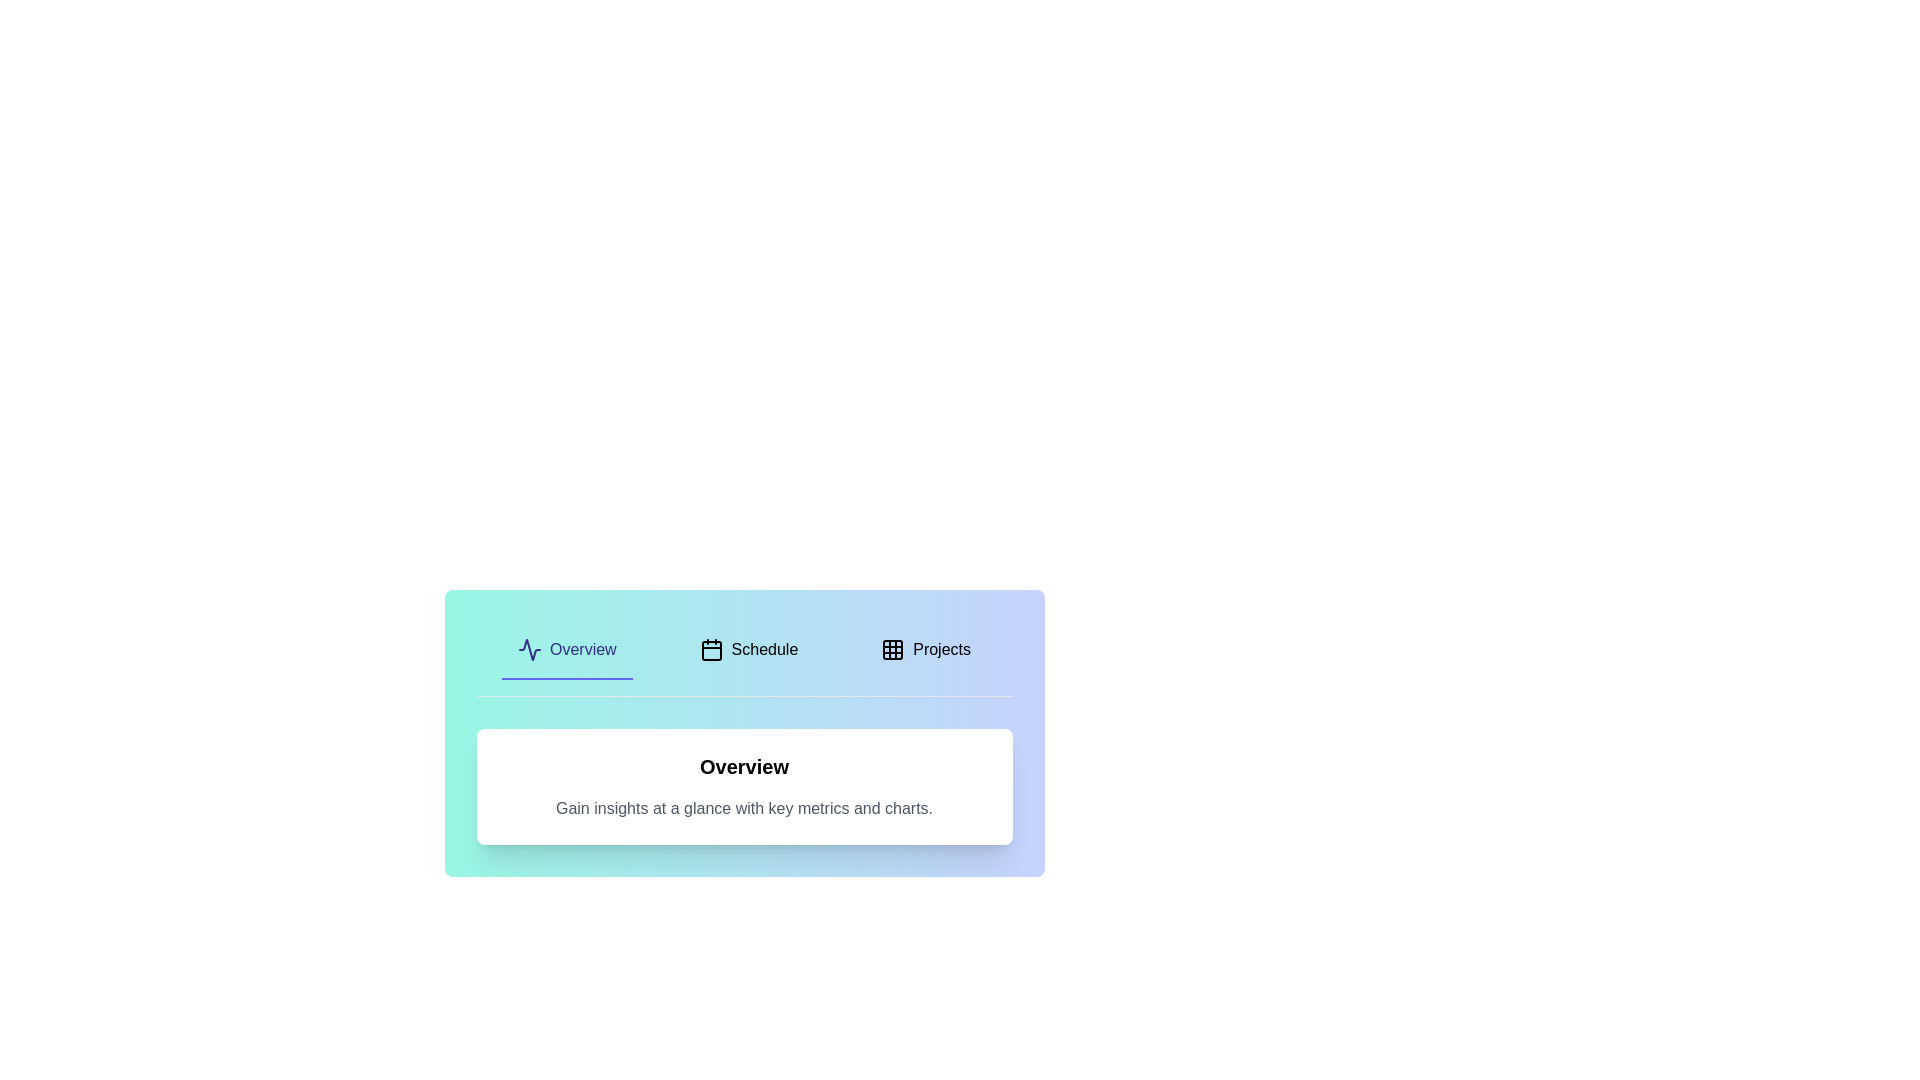 The height and width of the screenshot is (1080, 1920). Describe the element at coordinates (529, 650) in the screenshot. I see `the icon of the tab labeled Overview` at that location.